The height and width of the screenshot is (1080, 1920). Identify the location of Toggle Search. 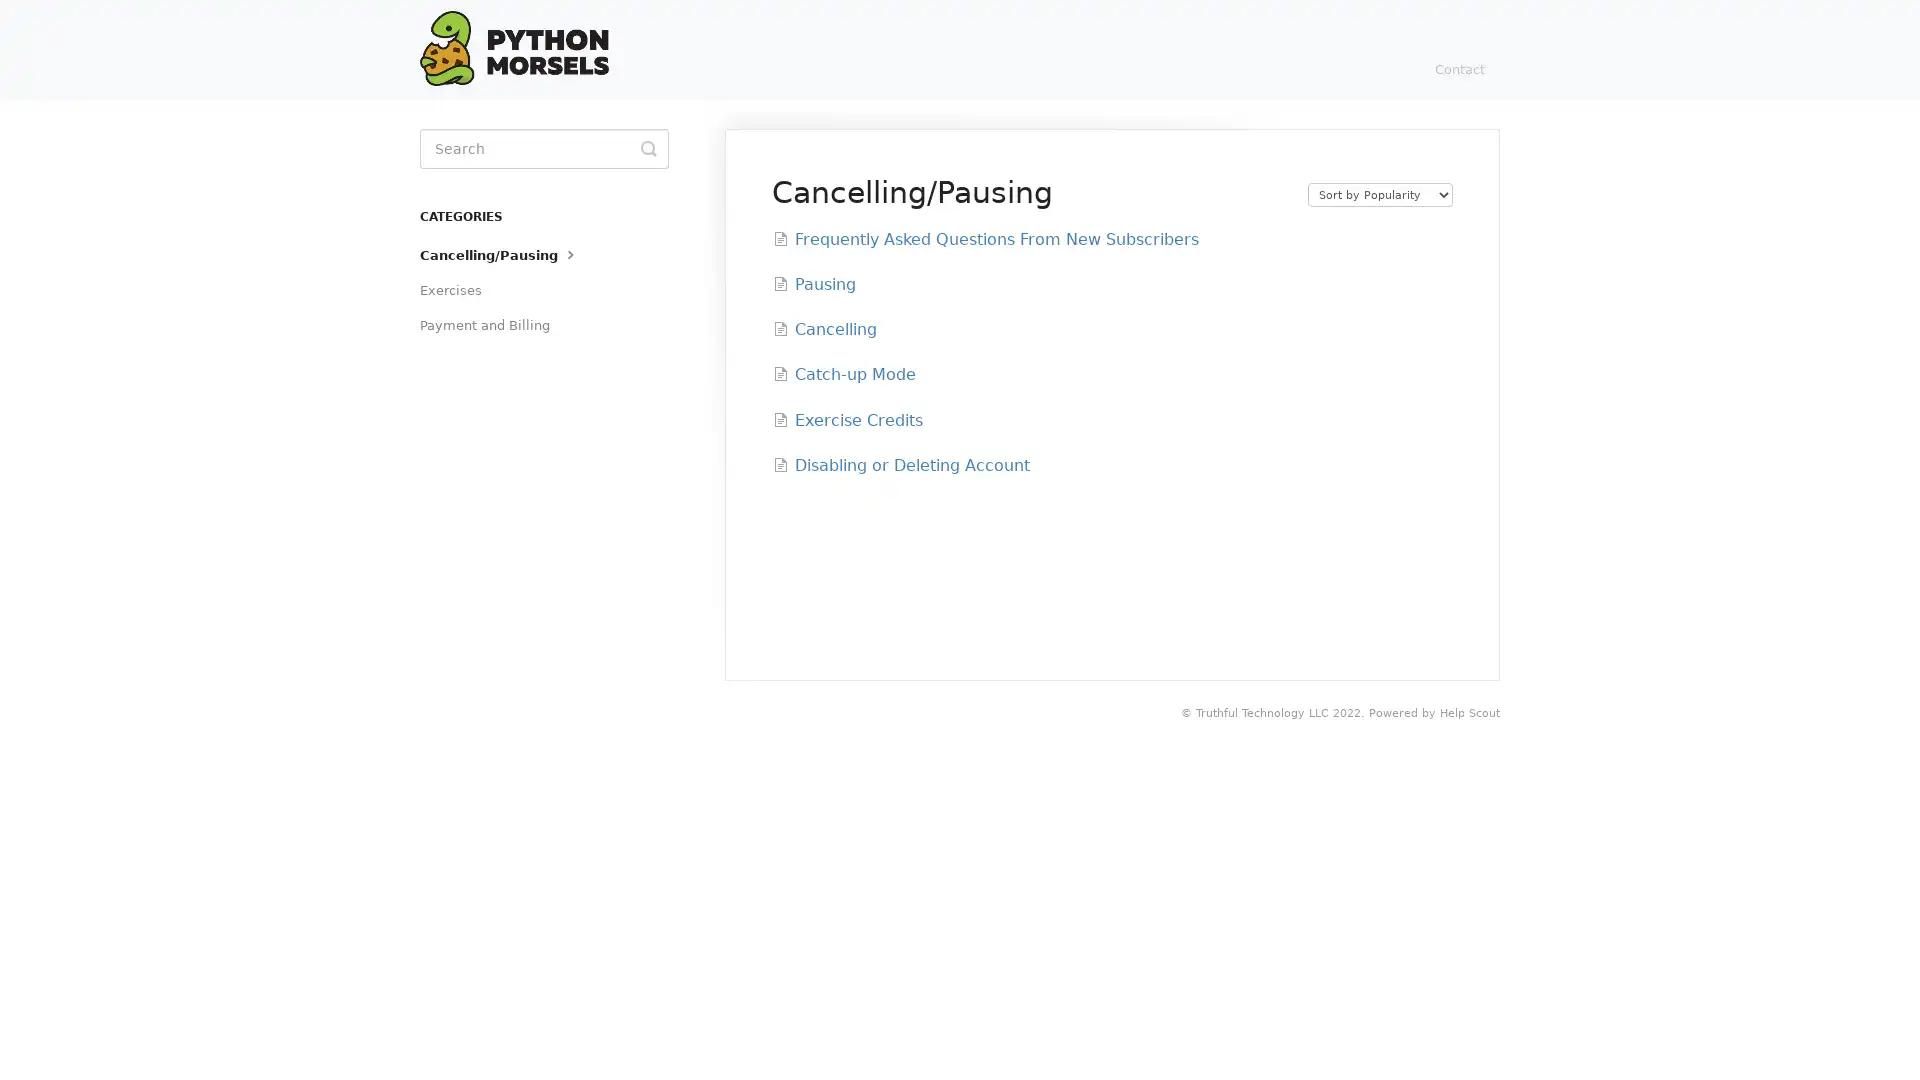
(648, 148).